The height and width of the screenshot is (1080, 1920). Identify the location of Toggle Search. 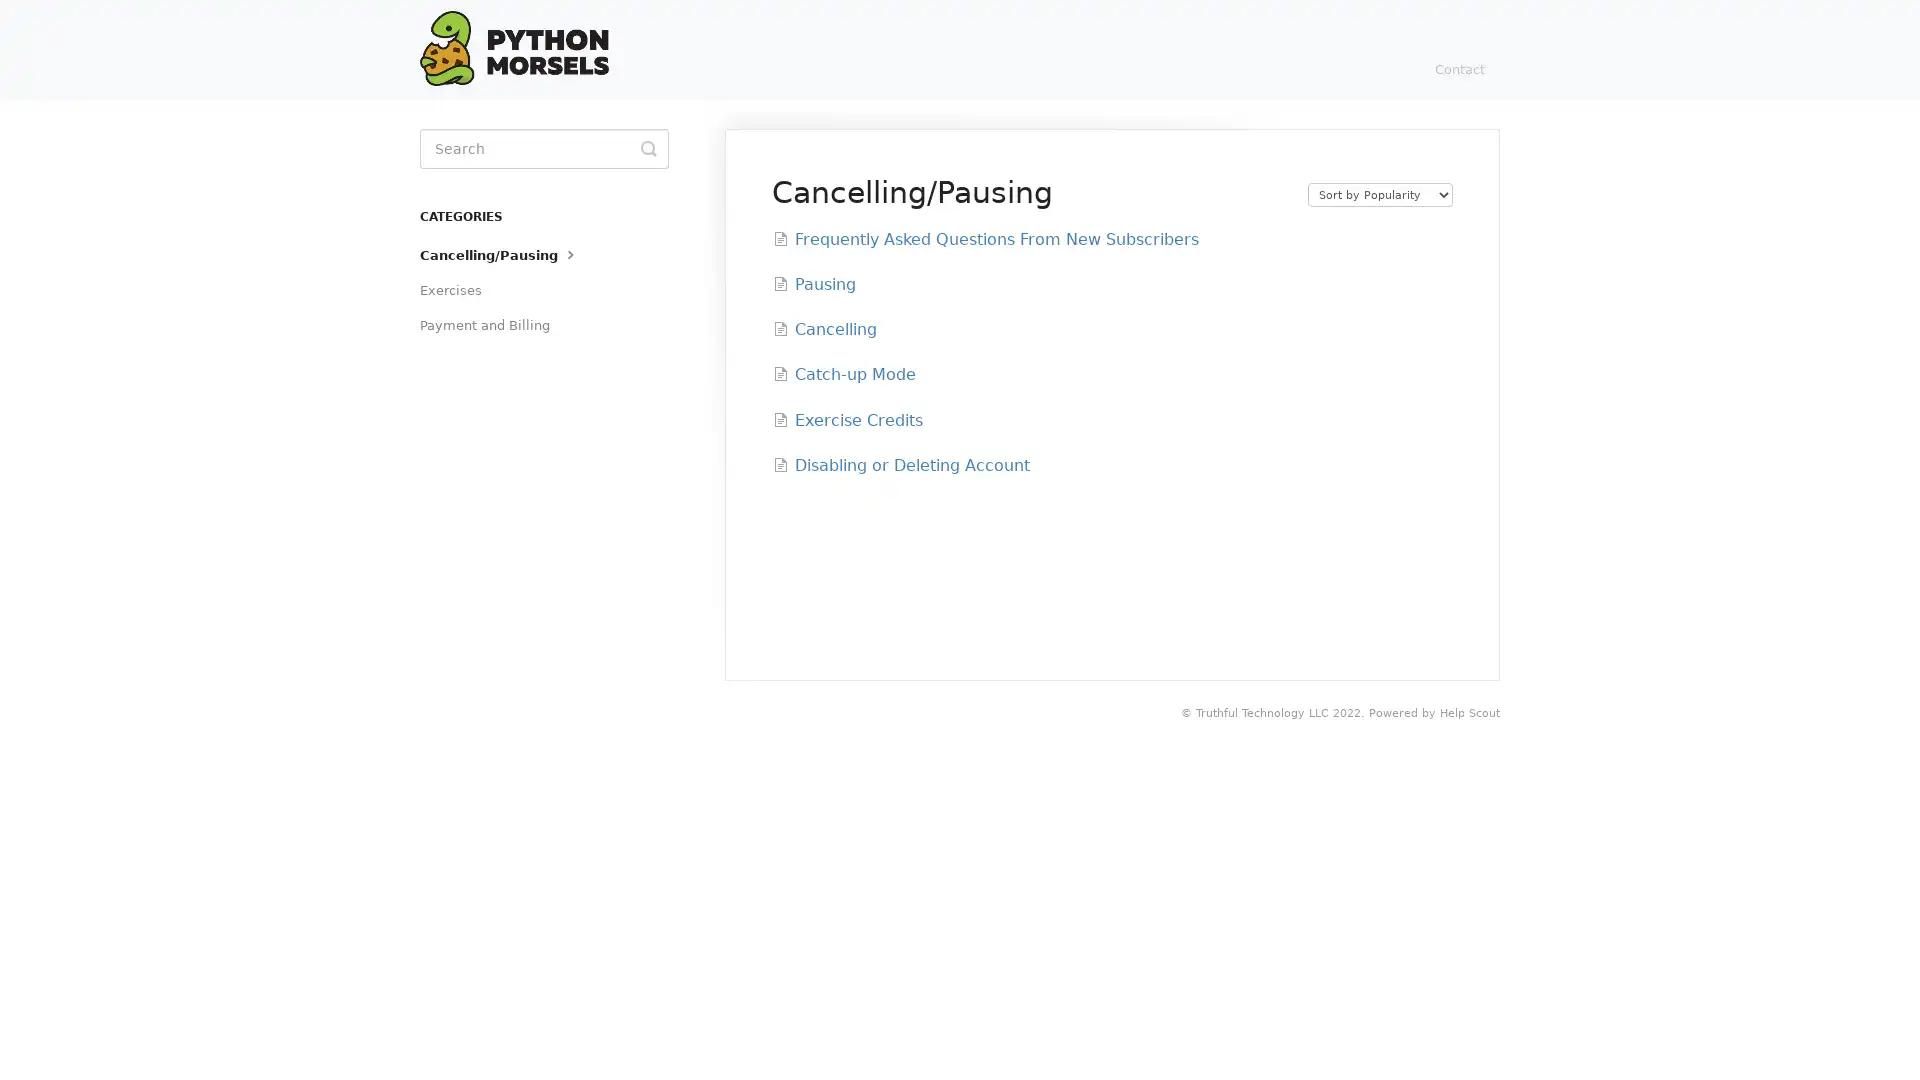
(648, 148).